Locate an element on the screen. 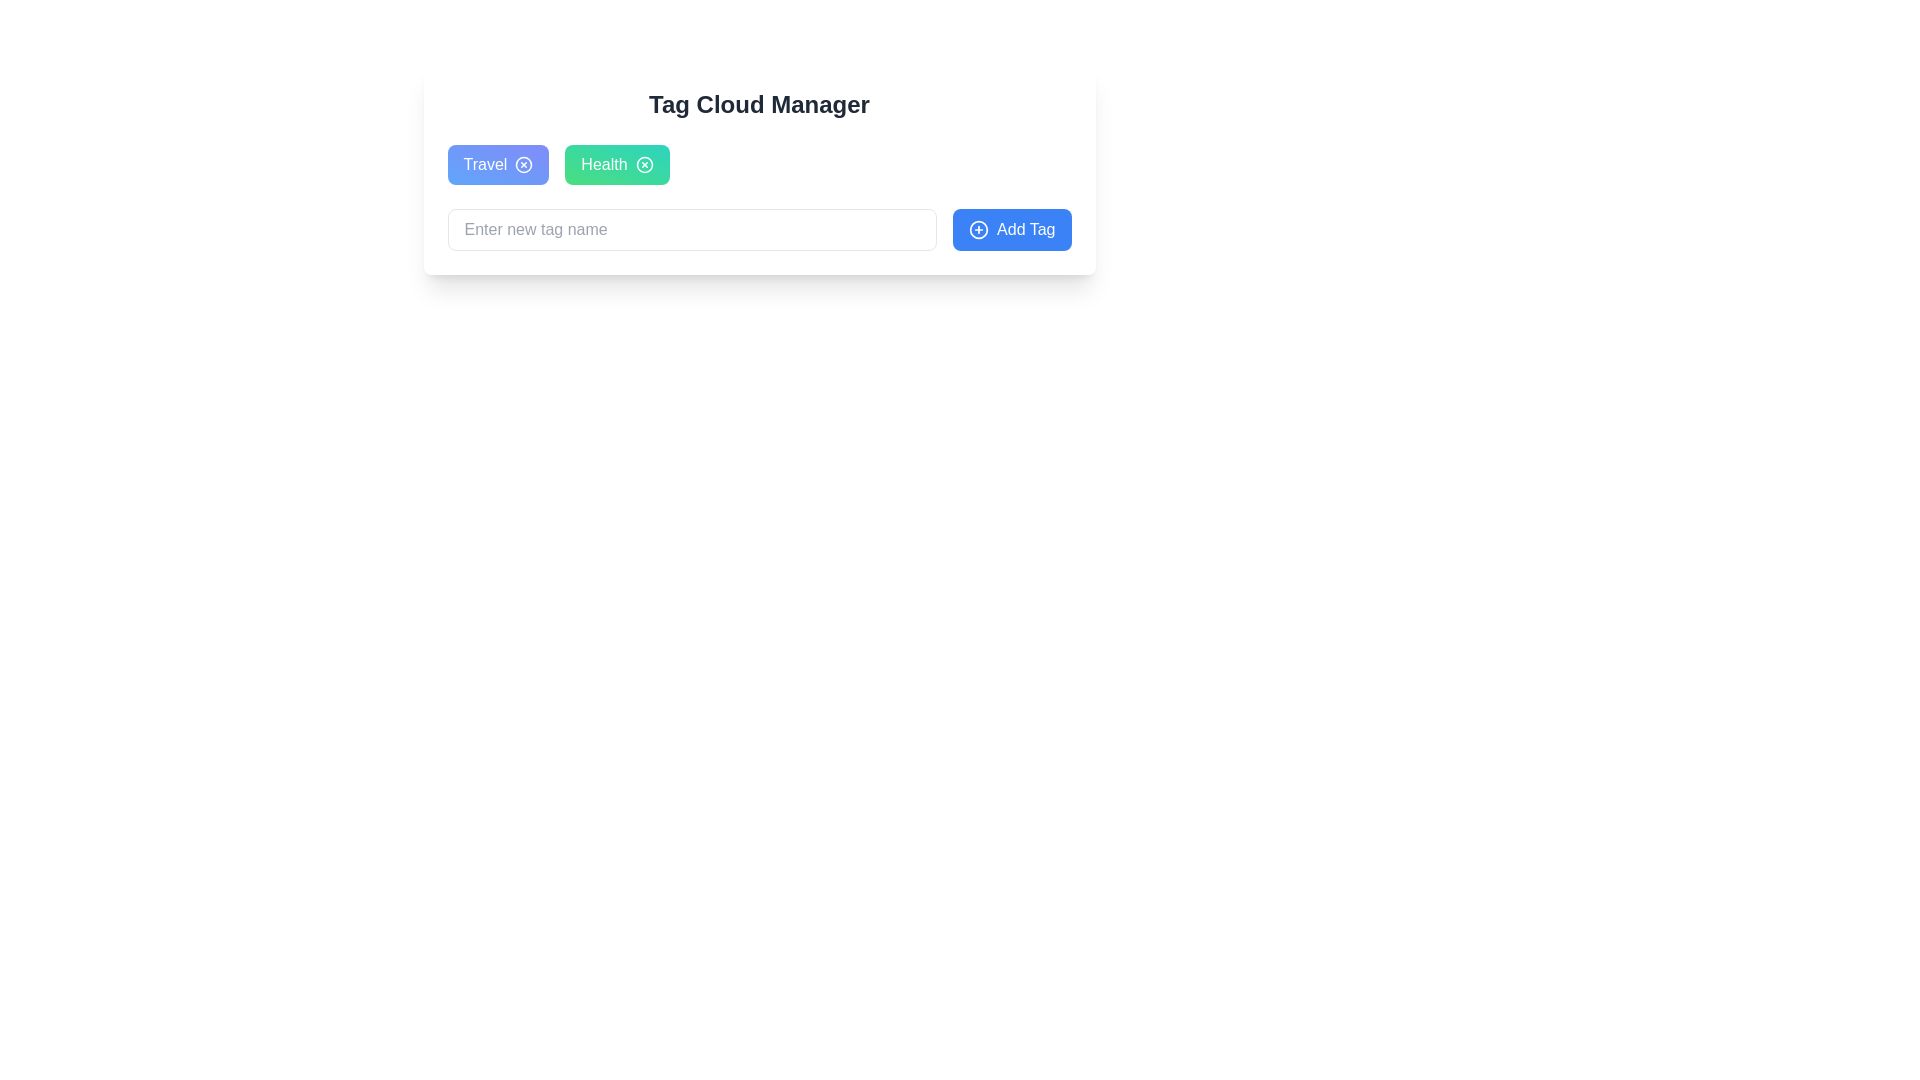 The height and width of the screenshot is (1080, 1920). the circular delete icon located near the right edge inside the blue 'Travel' tag is located at coordinates (523, 164).